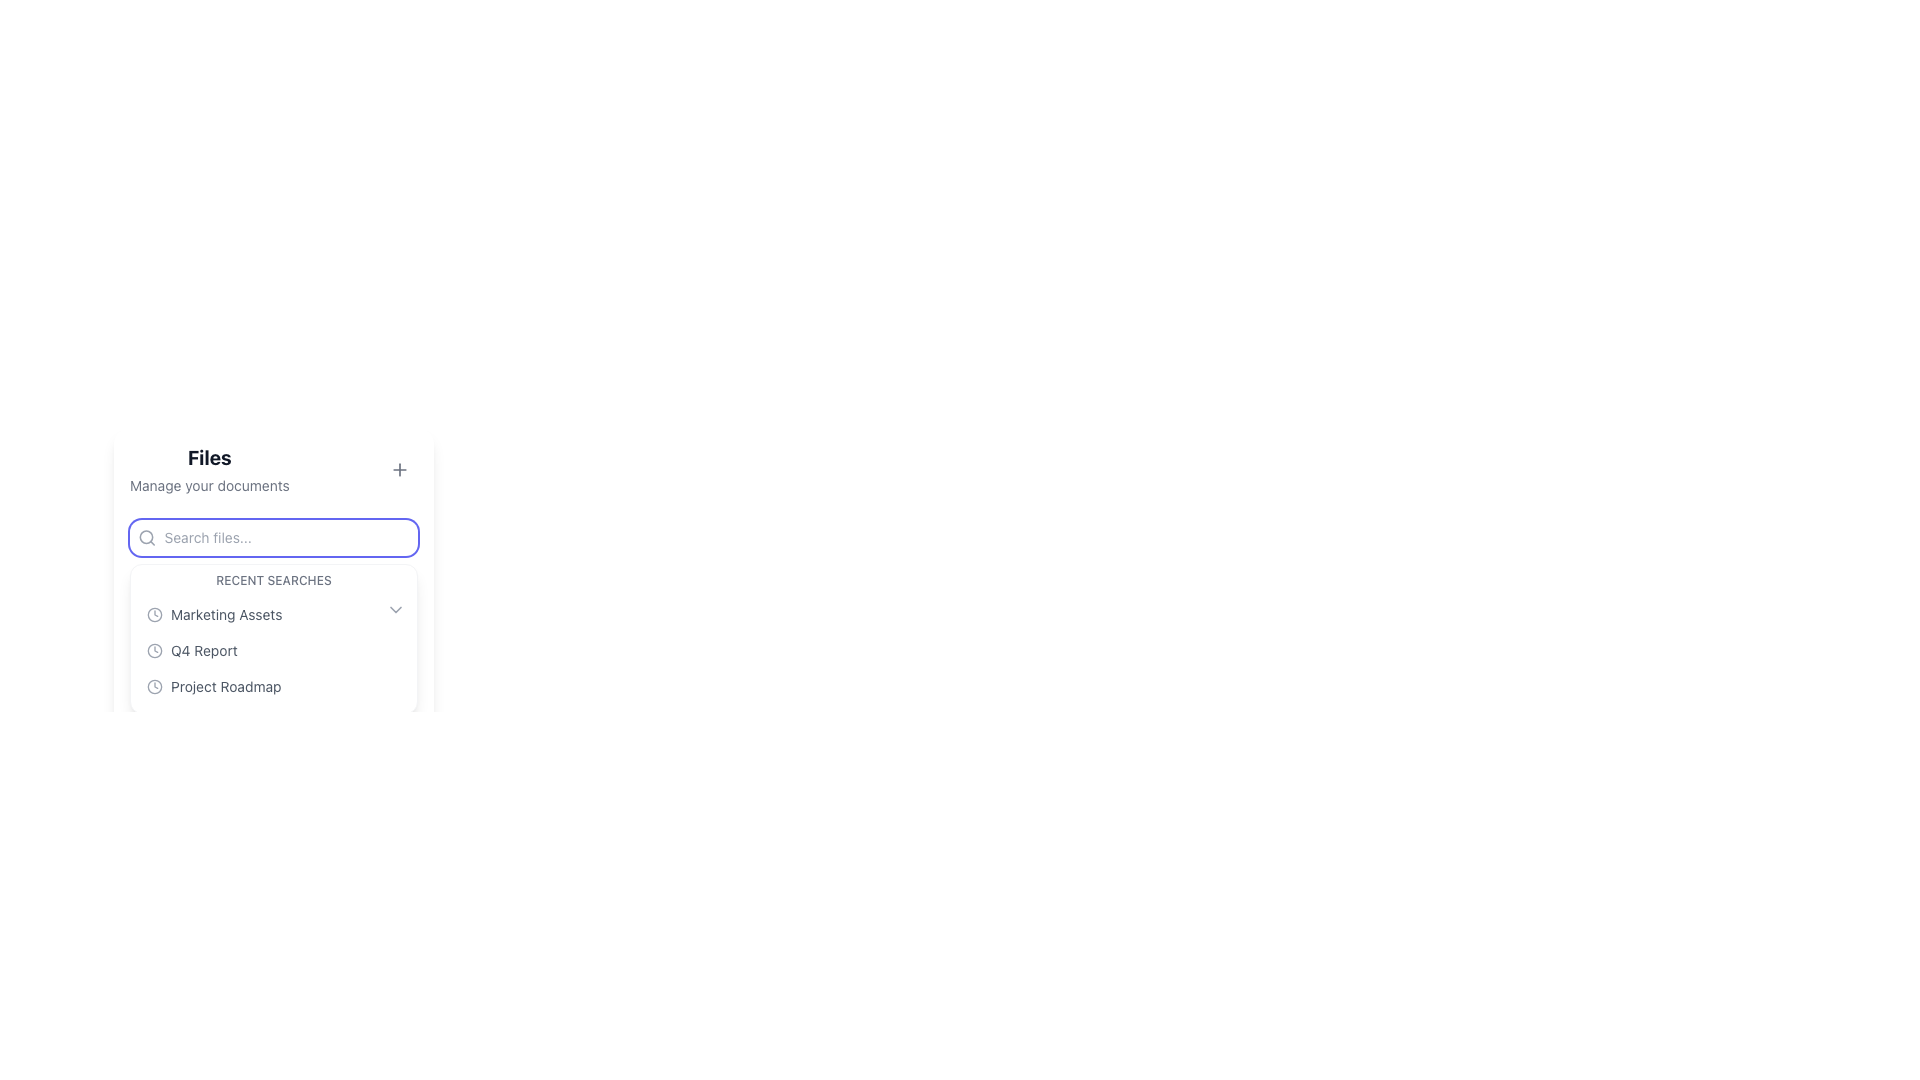 The width and height of the screenshot is (1920, 1080). What do you see at coordinates (204, 651) in the screenshot?
I see `the list item containing the 'Q4 Report' text label` at bounding box center [204, 651].